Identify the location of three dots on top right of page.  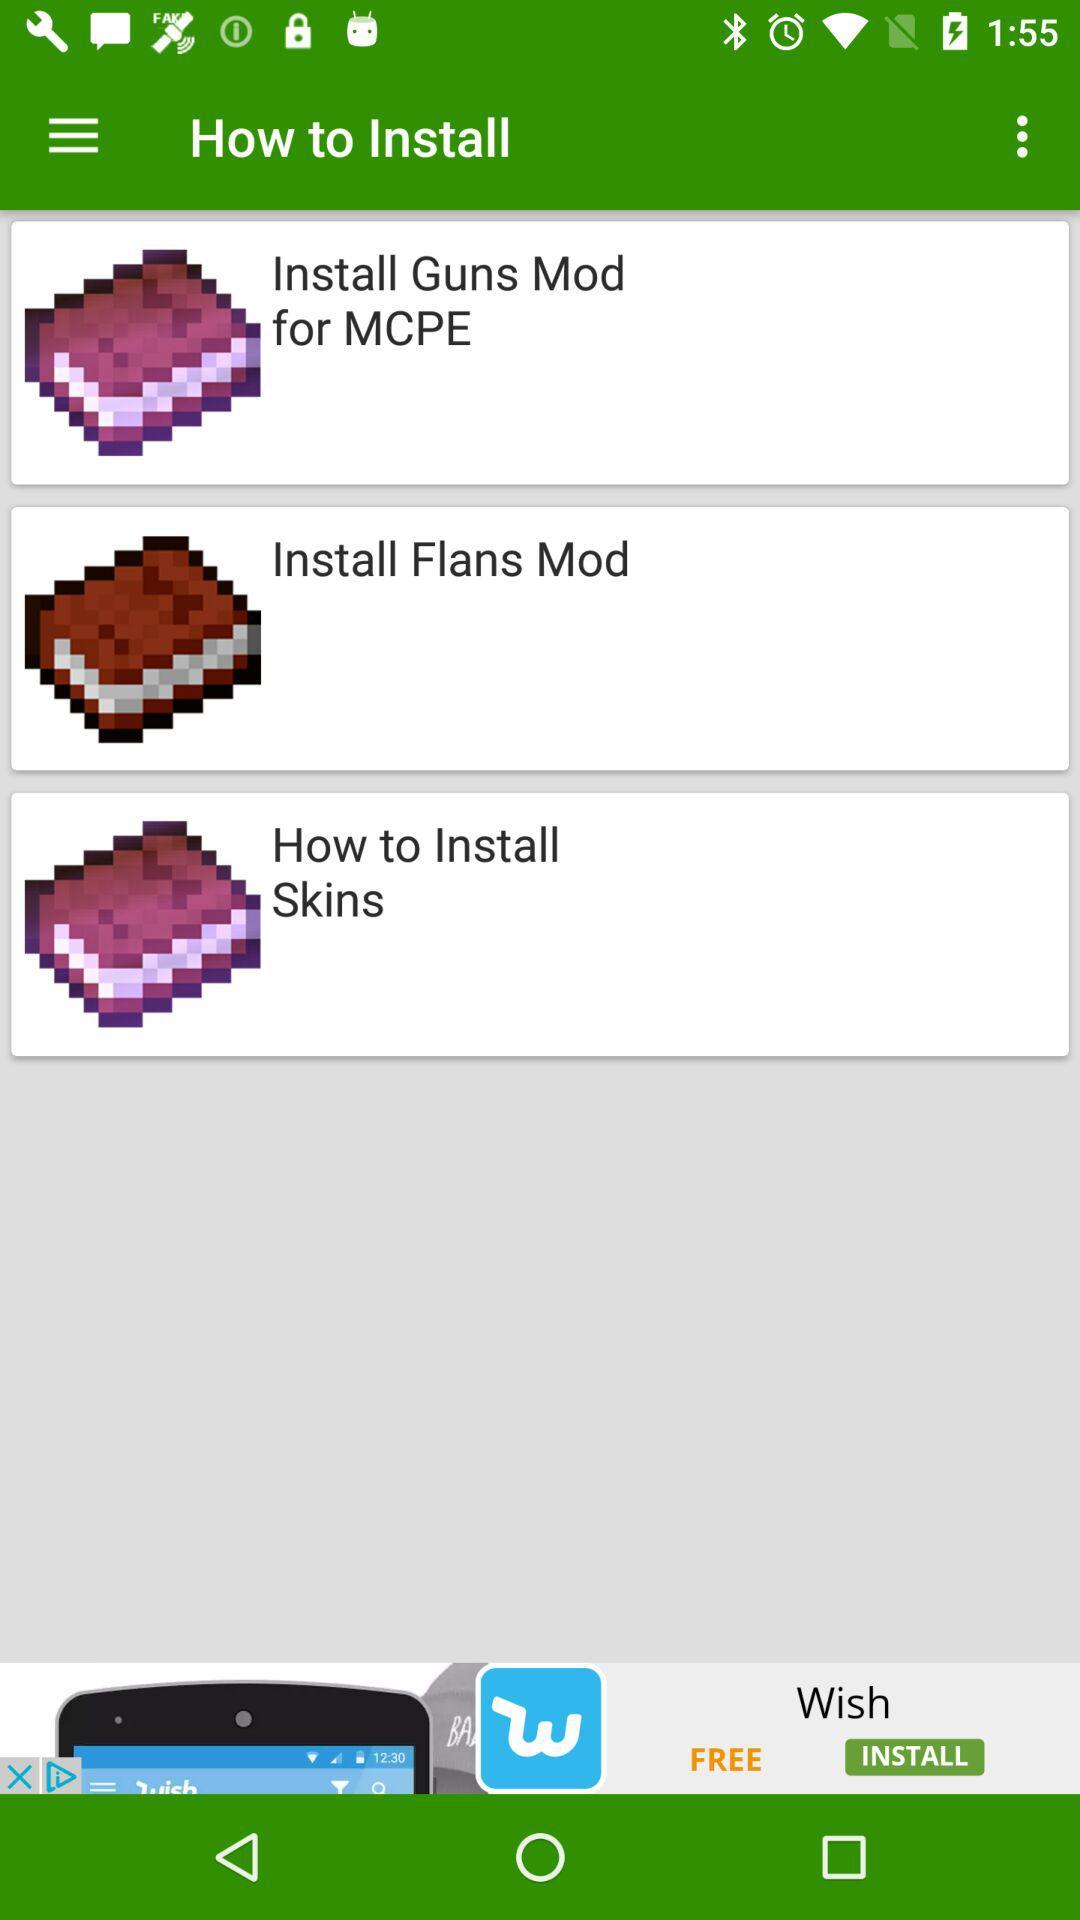
(1027, 136).